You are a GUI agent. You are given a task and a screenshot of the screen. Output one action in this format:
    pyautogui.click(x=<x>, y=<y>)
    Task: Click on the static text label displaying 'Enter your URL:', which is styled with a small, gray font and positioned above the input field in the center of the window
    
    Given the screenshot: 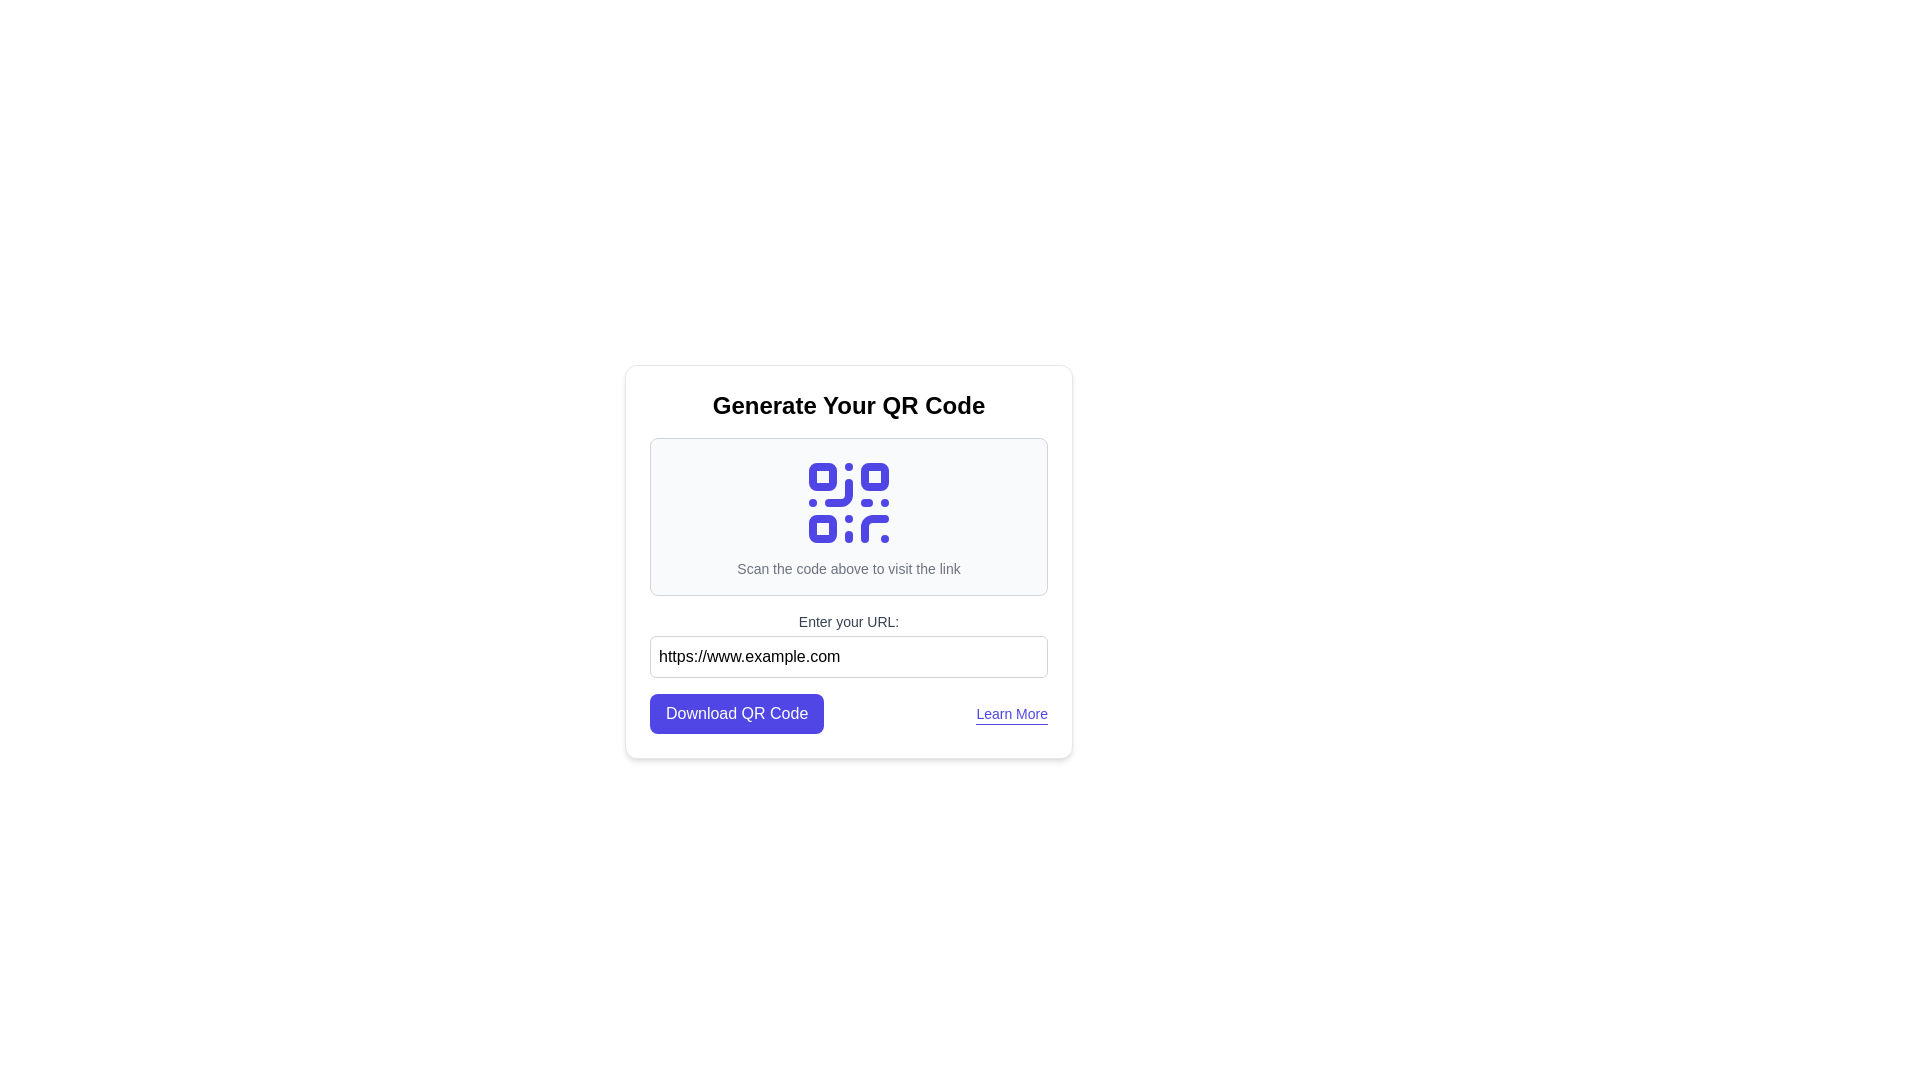 What is the action you would take?
    pyautogui.click(x=849, y=620)
    